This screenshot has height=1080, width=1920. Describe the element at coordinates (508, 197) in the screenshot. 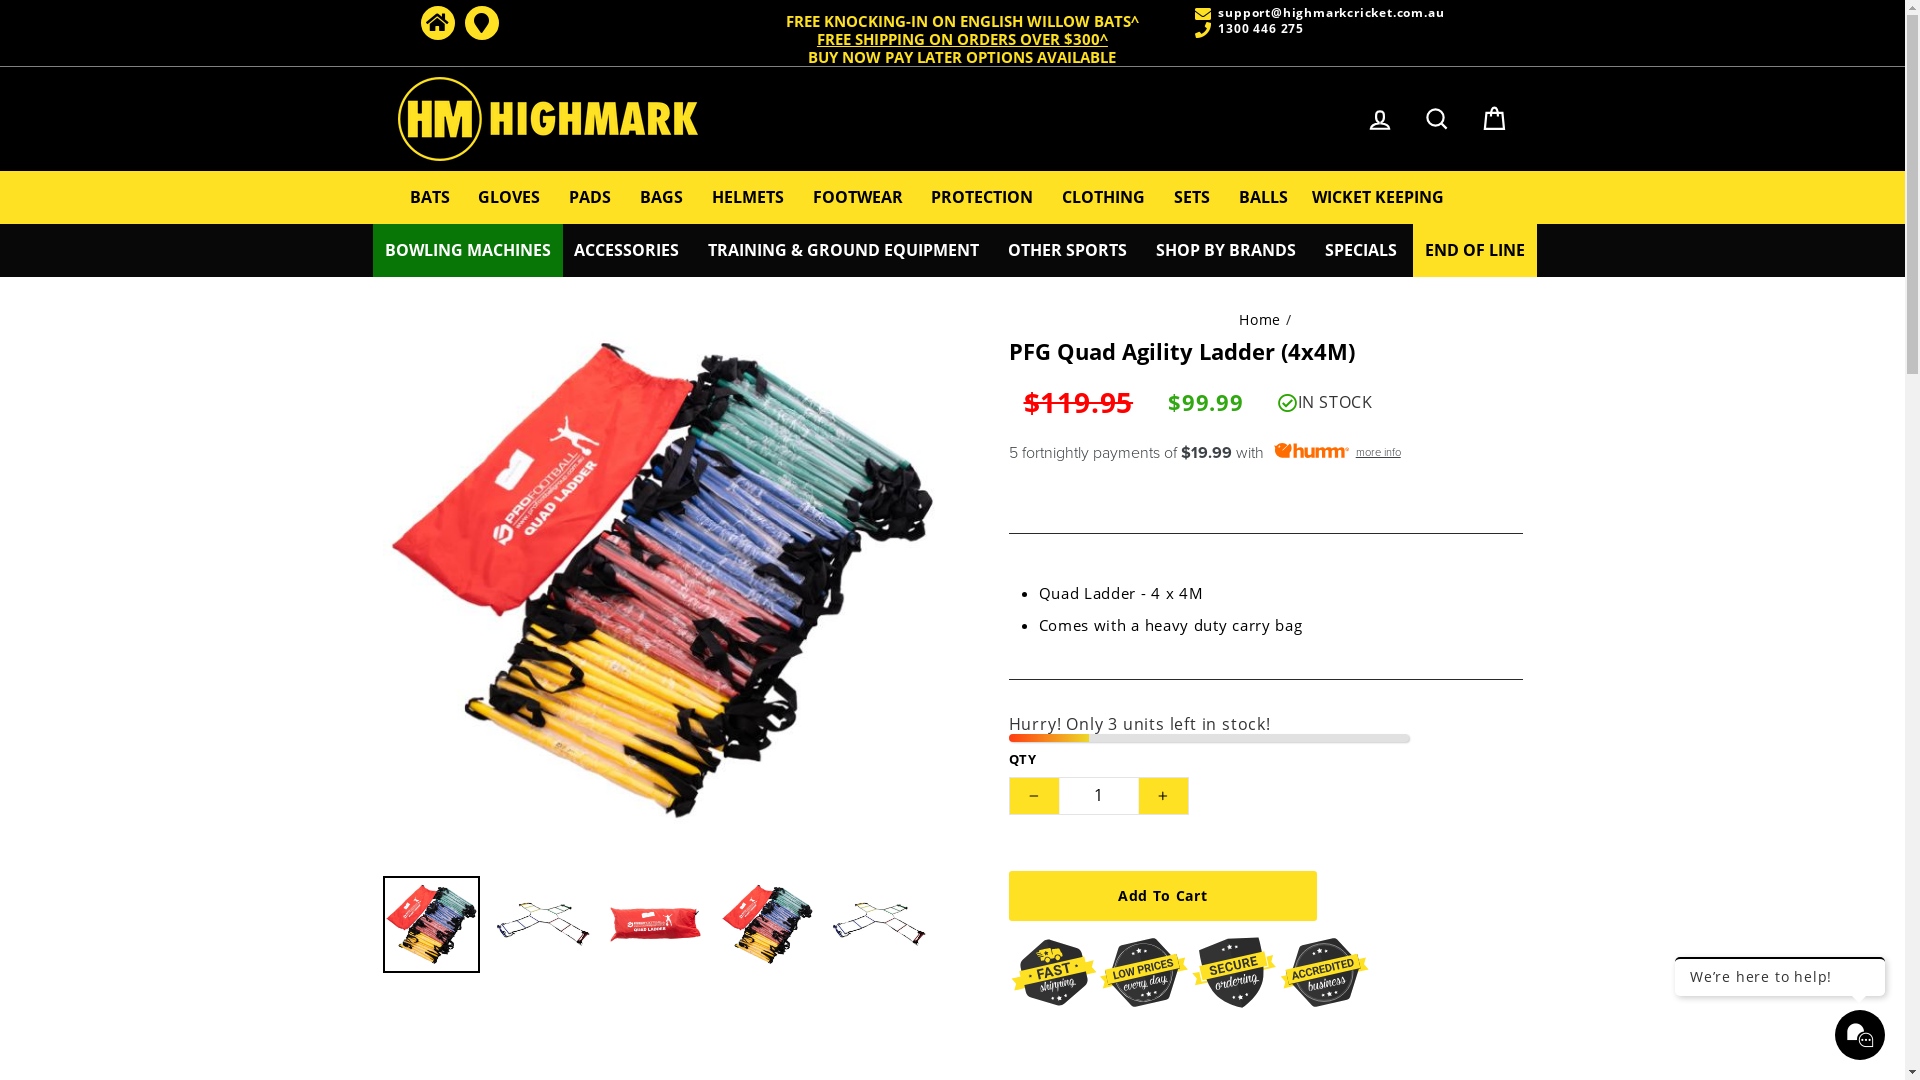

I see `'GLOVES'` at that location.